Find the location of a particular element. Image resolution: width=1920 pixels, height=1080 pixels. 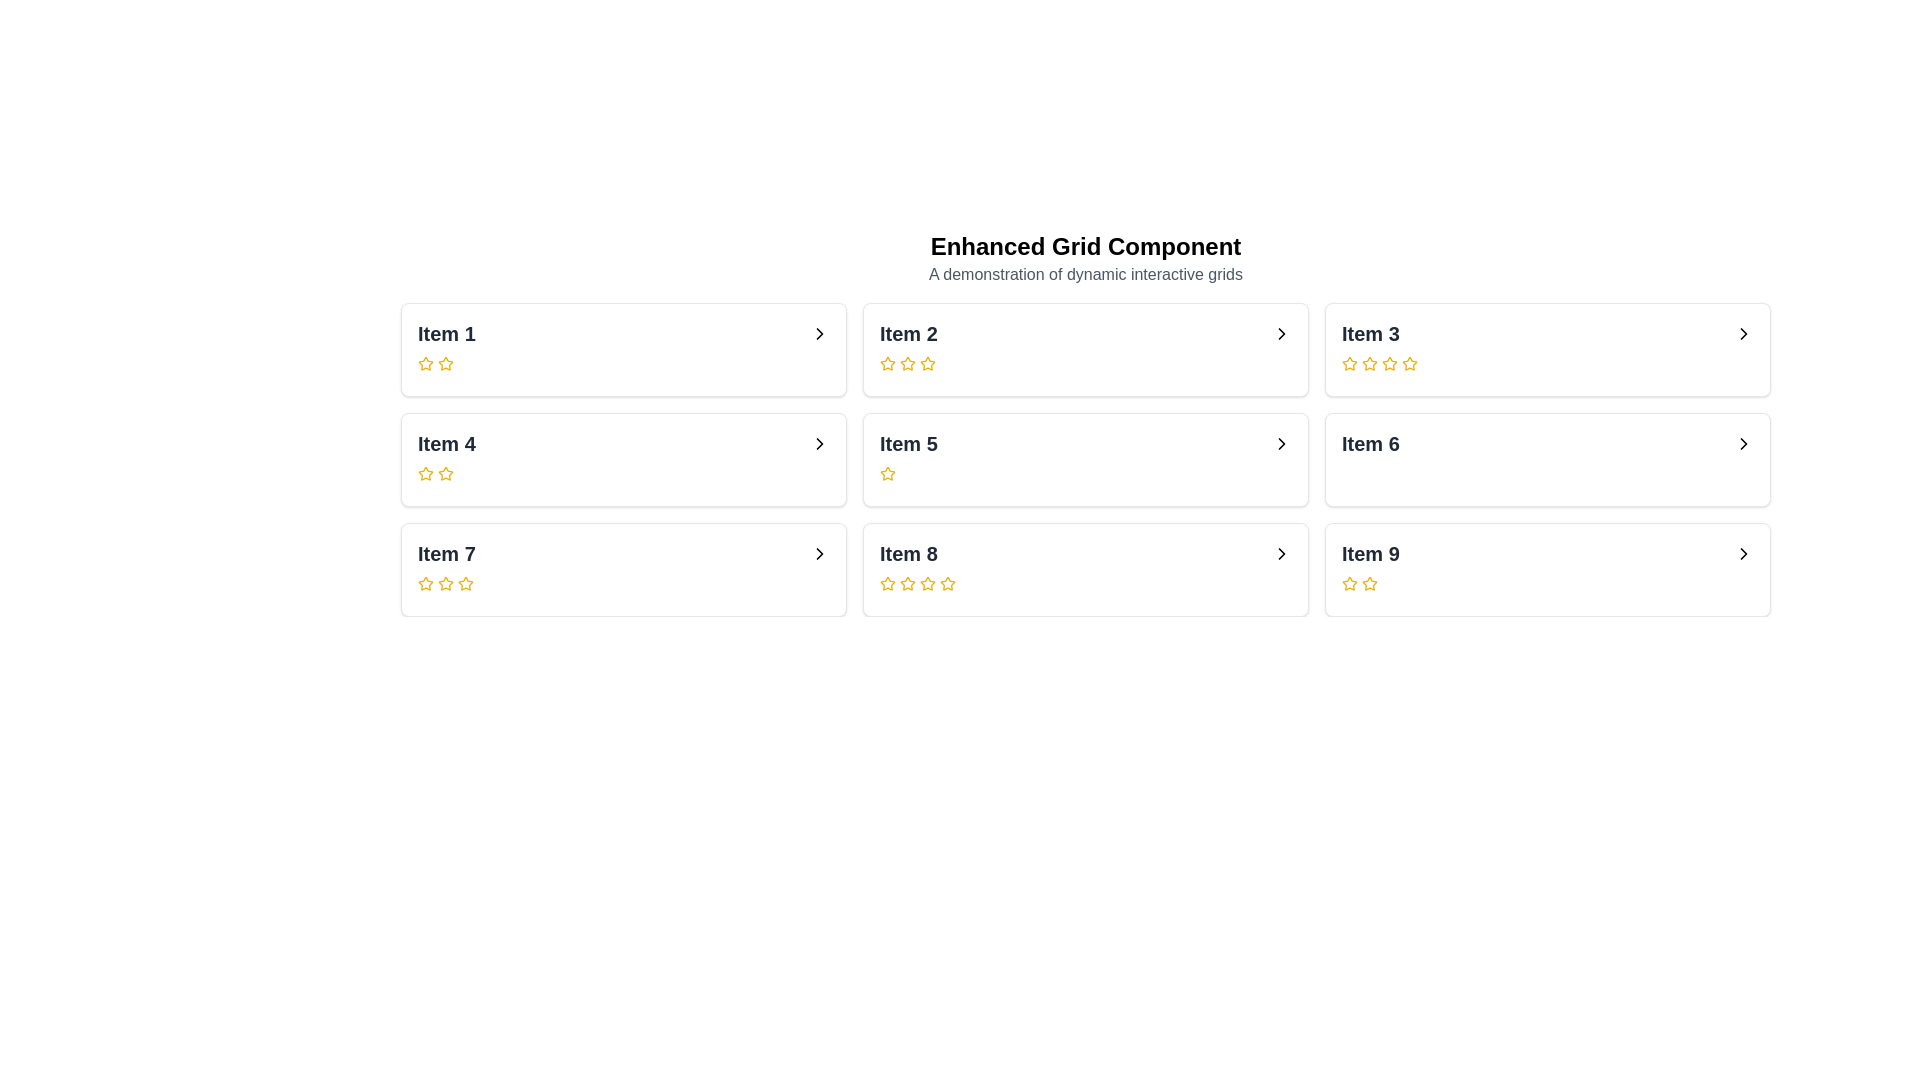

the second star rating icon in the Item 7 card to rate it is located at coordinates (445, 583).